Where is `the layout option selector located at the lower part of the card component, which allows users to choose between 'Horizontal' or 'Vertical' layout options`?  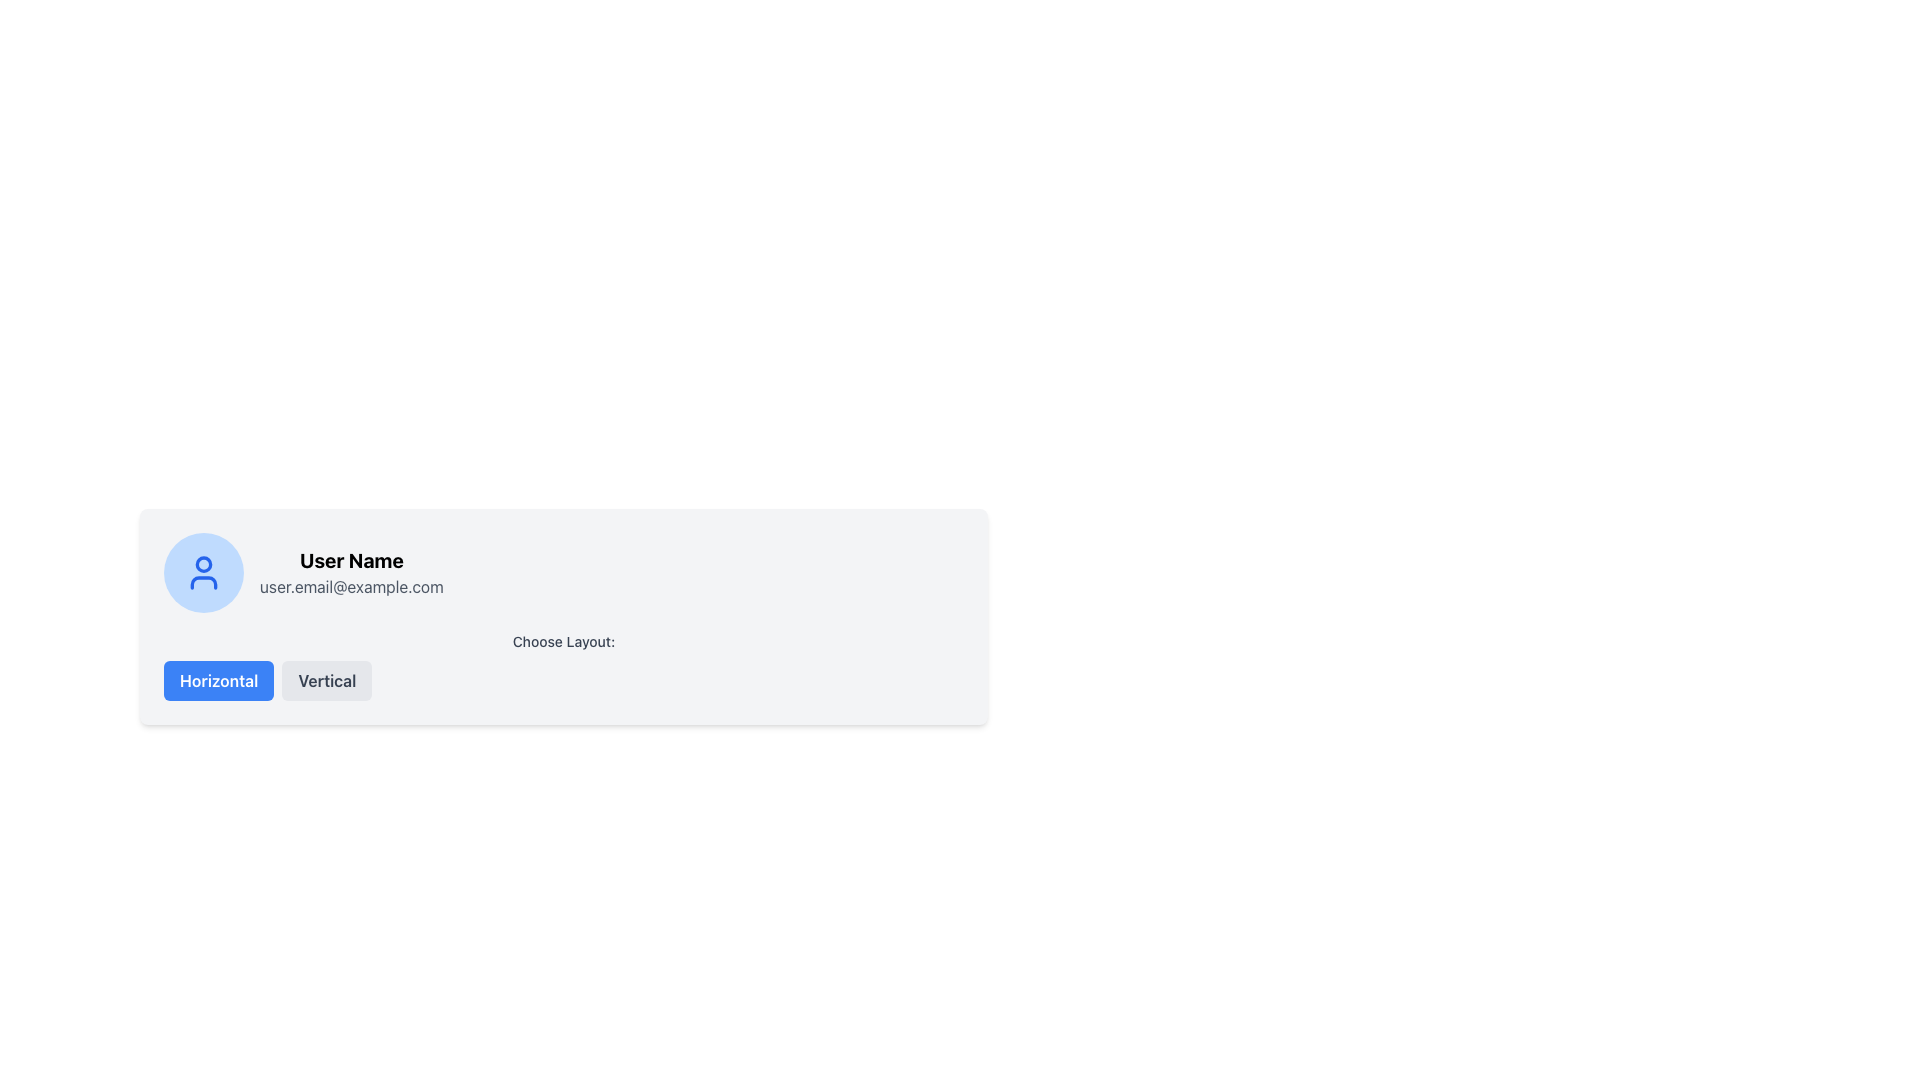
the layout option selector located at the lower part of the card component, which allows users to choose between 'Horizontal' or 'Vertical' layout options is located at coordinates (563, 664).